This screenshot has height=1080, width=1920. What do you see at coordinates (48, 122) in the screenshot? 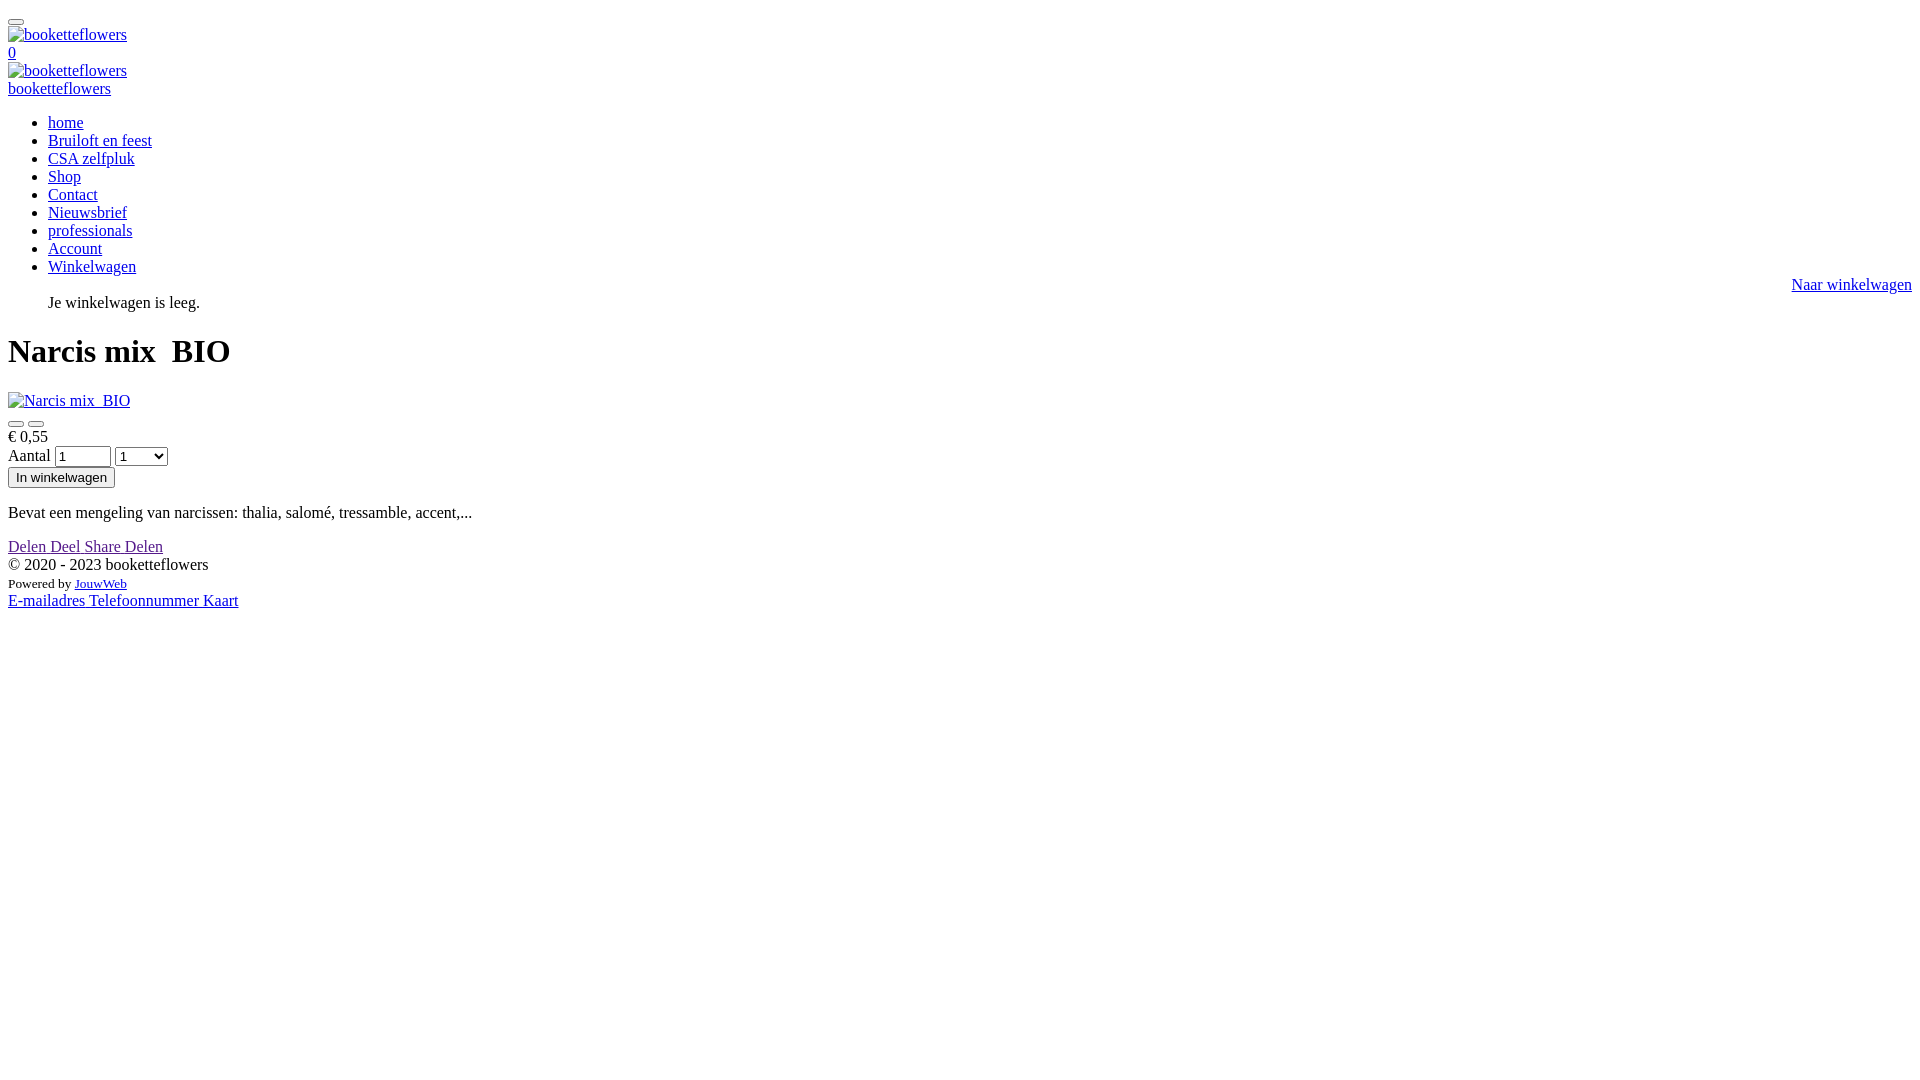
I see `'home'` at bounding box center [48, 122].